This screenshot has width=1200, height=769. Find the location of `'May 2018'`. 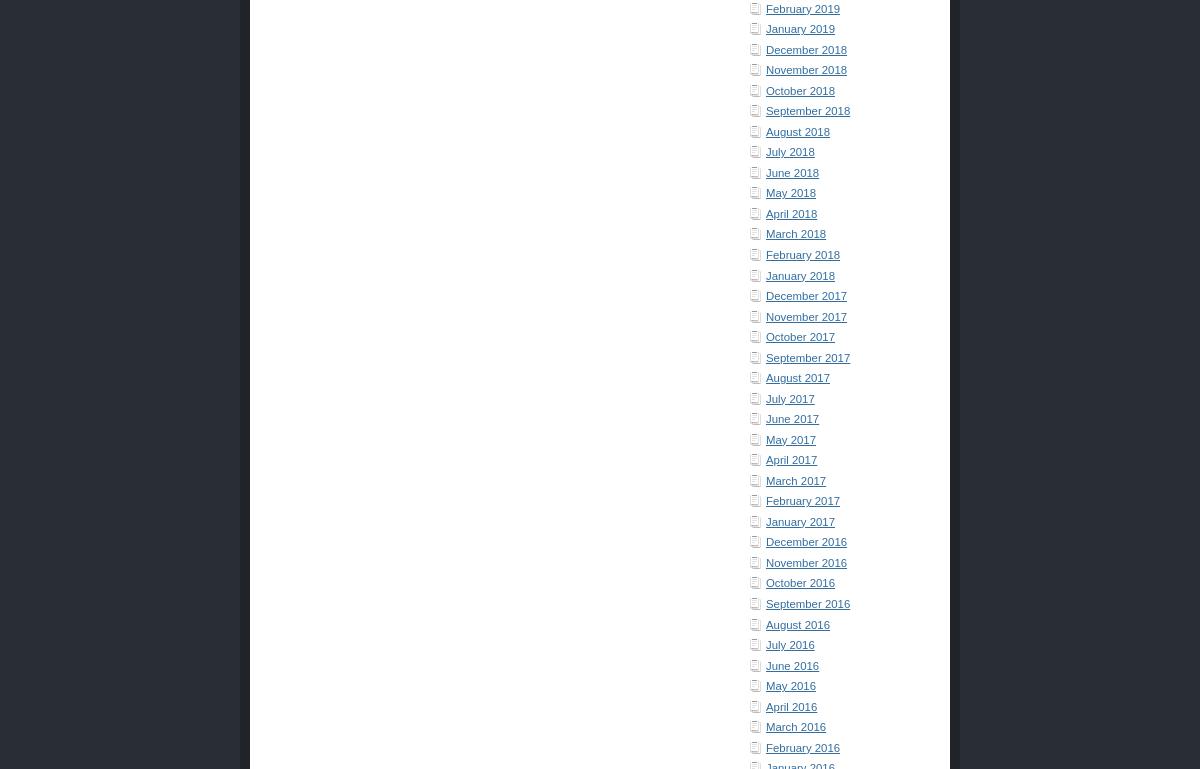

'May 2018' is located at coordinates (790, 192).